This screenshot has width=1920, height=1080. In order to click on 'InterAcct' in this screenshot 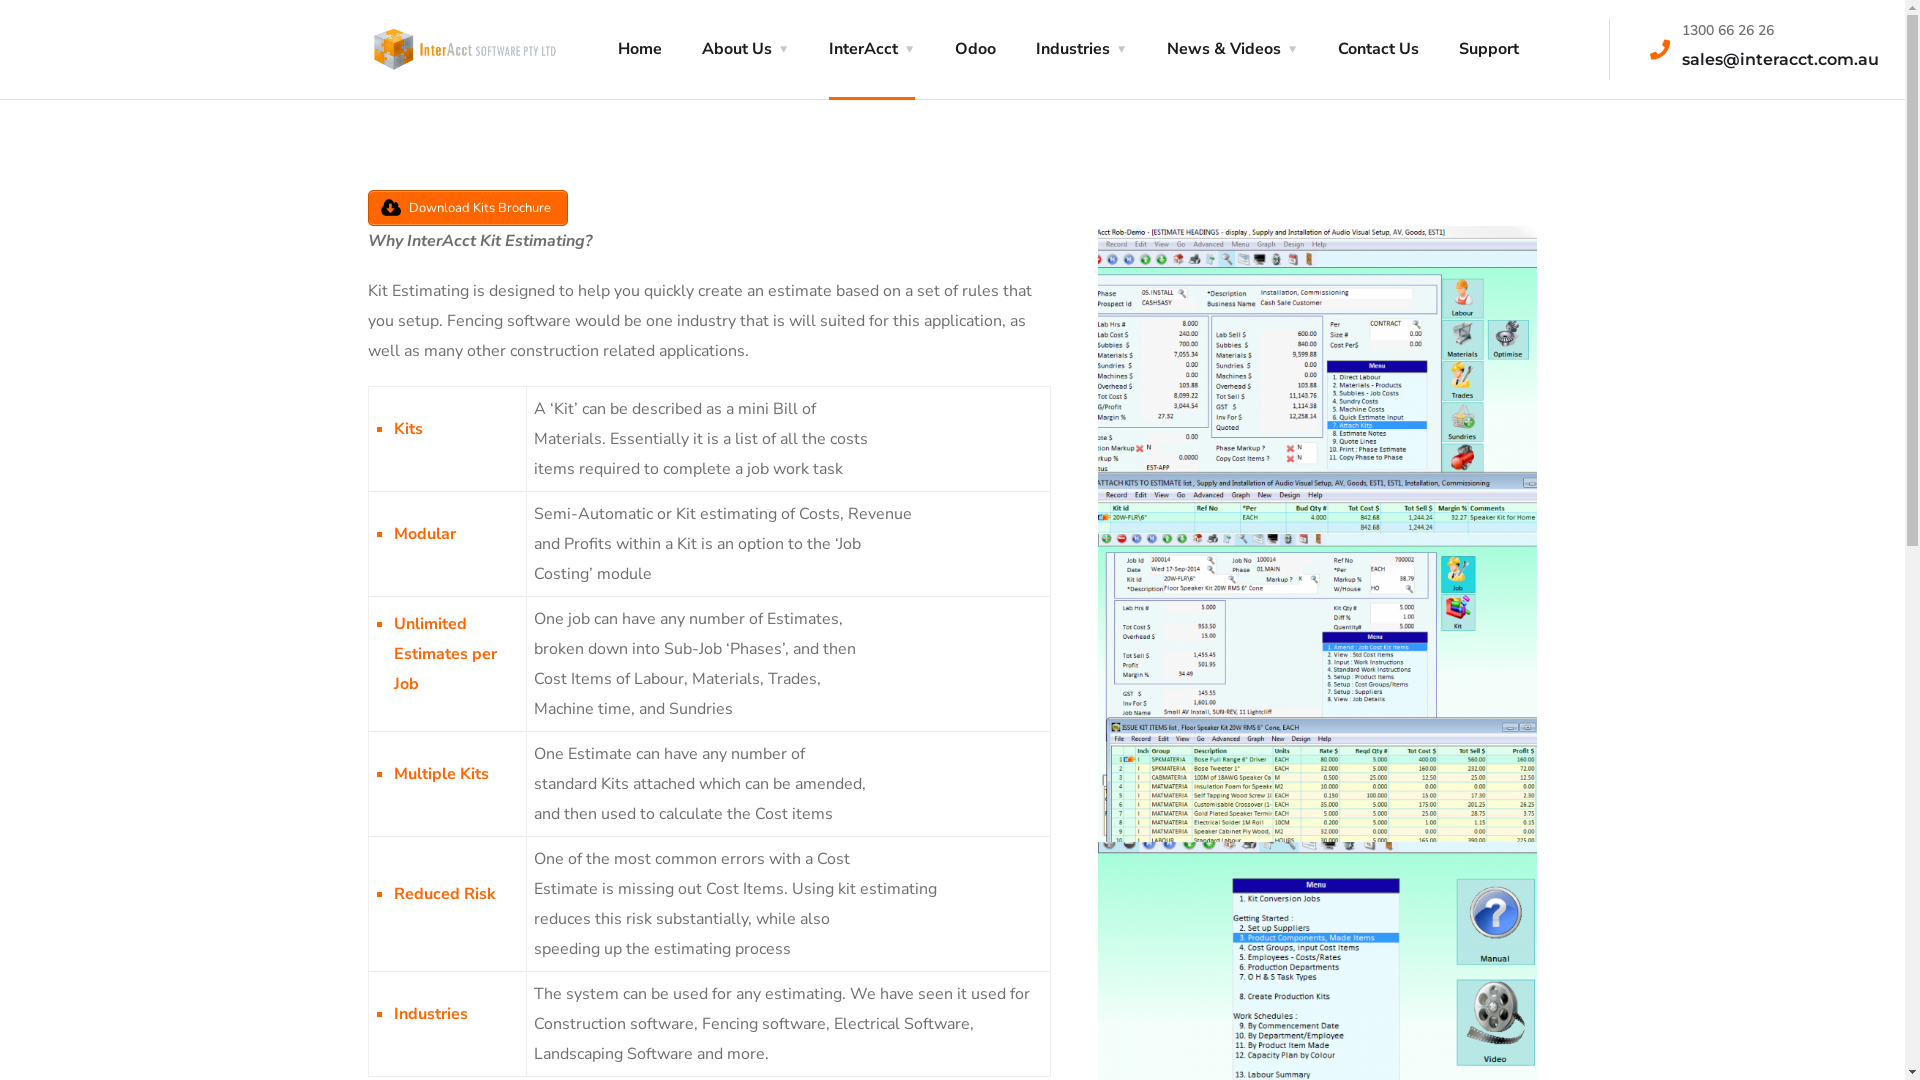, I will do `click(870, 48)`.